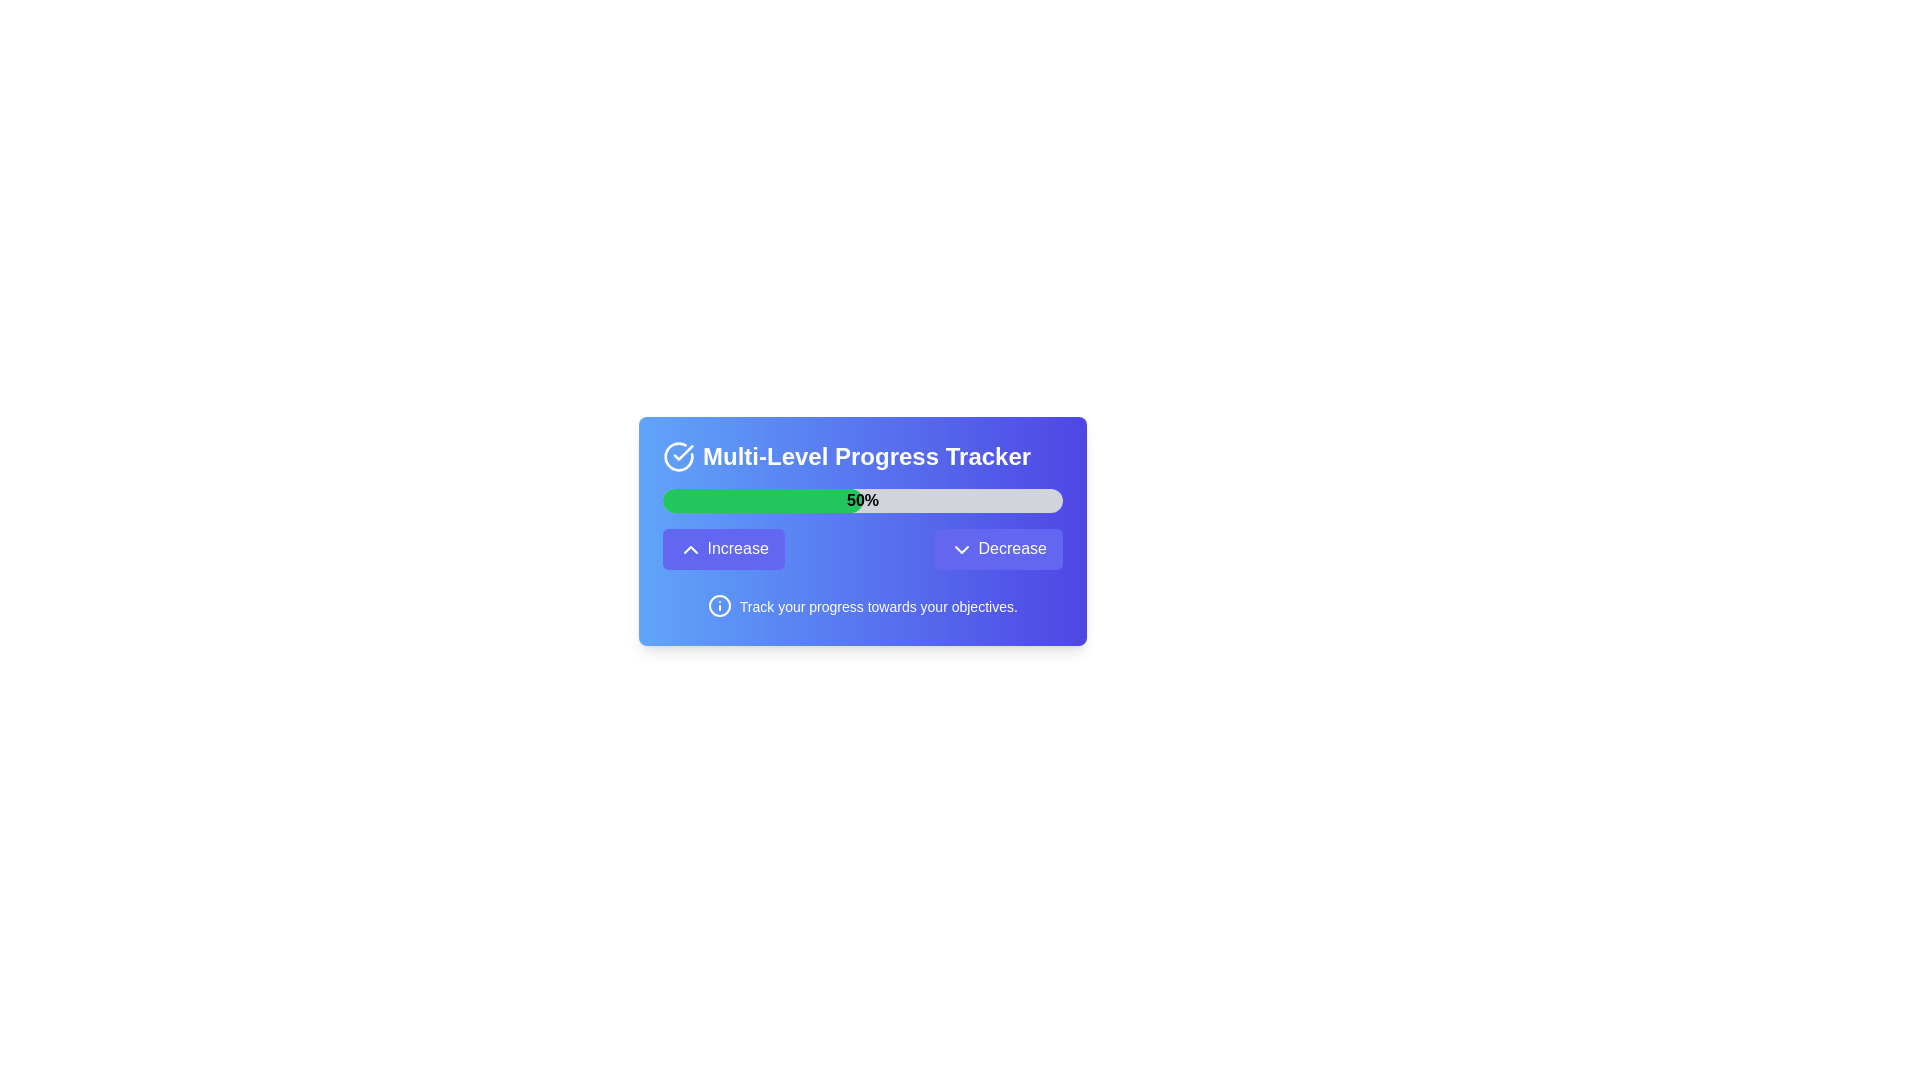 Image resolution: width=1920 pixels, height=1080 pixels. Describe the element at coordinates (962, 549) in the screenshot. I see `the downward-facing chevron icon located at the right end of the 'Decrease' button, which is positioned at the lower-right of the interface` at that location.